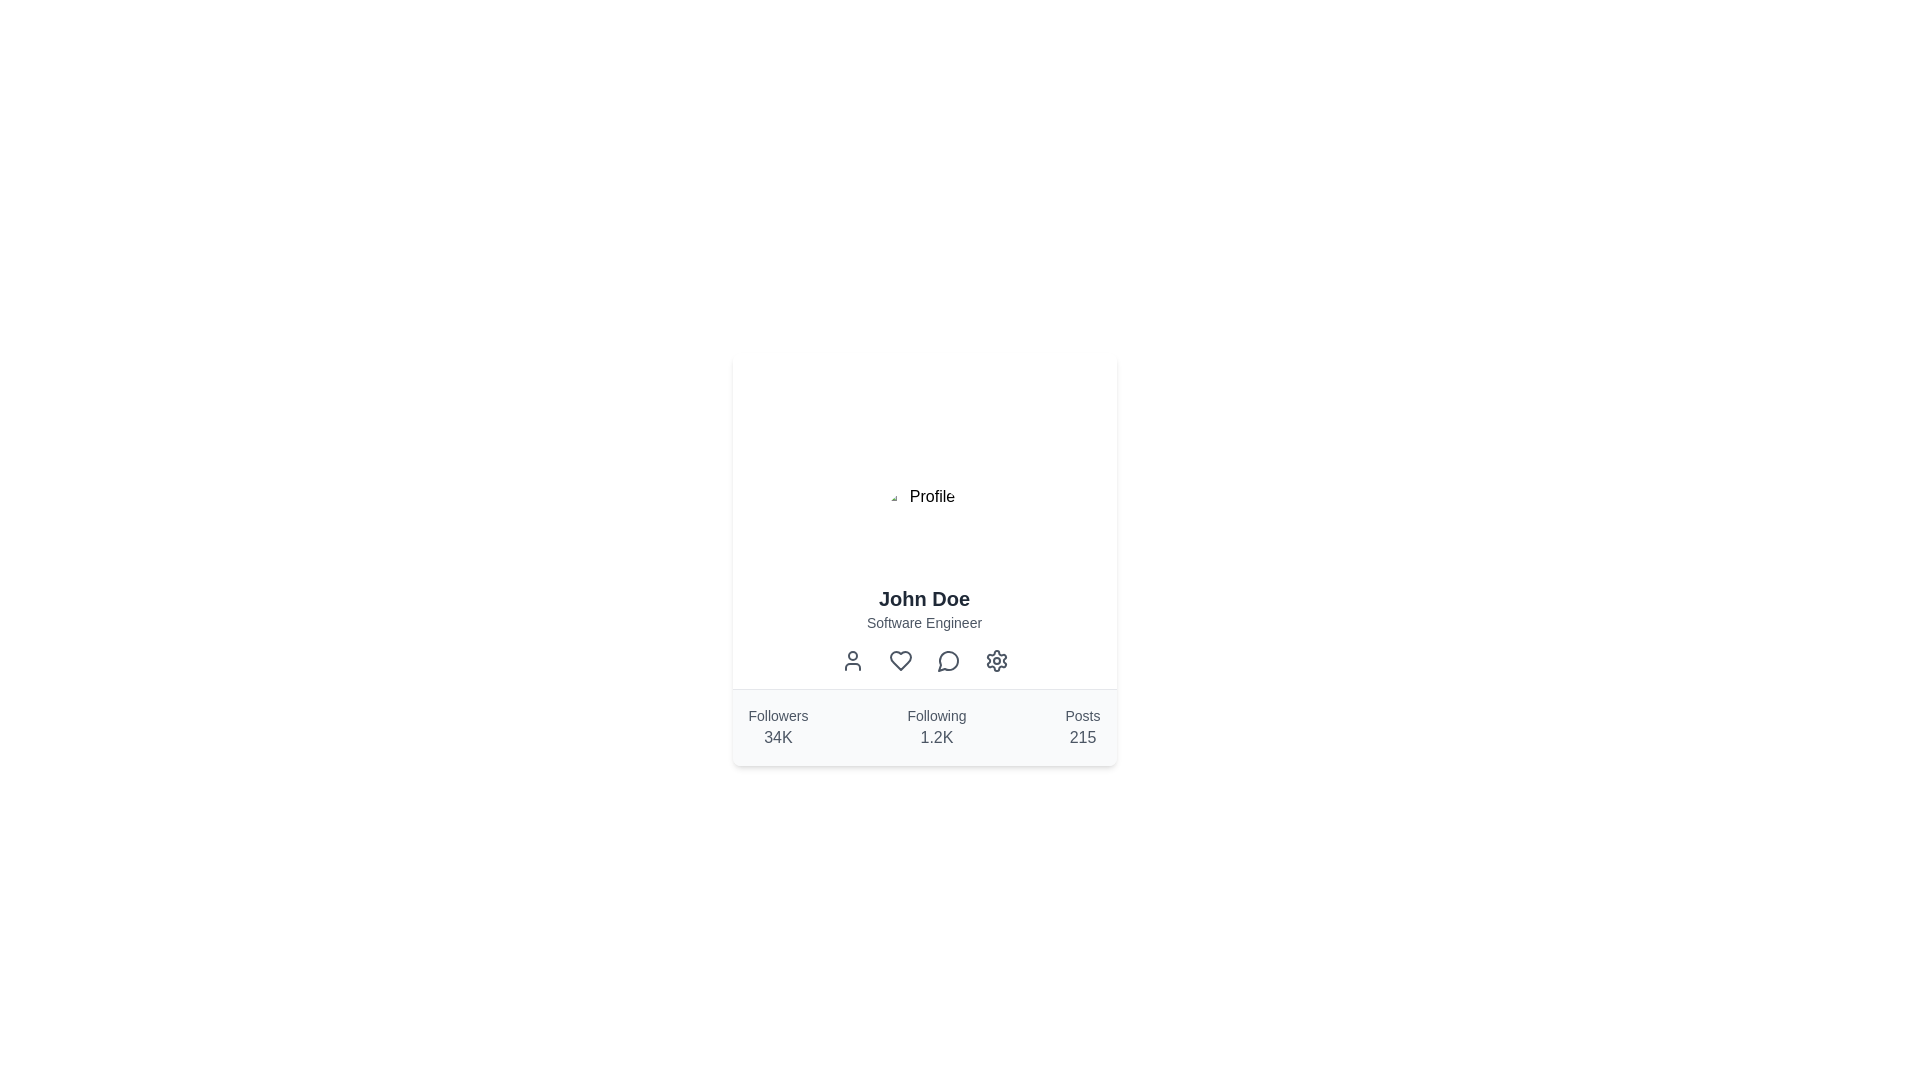  What do you see at coordinates (899, 660) in the screenshot?
I see `the heart-shaped icon with a hollow center, which is the second icon from the left in the horizontal series of interactive icons at the bottom section of the interface` at bounding box center [899, 660].